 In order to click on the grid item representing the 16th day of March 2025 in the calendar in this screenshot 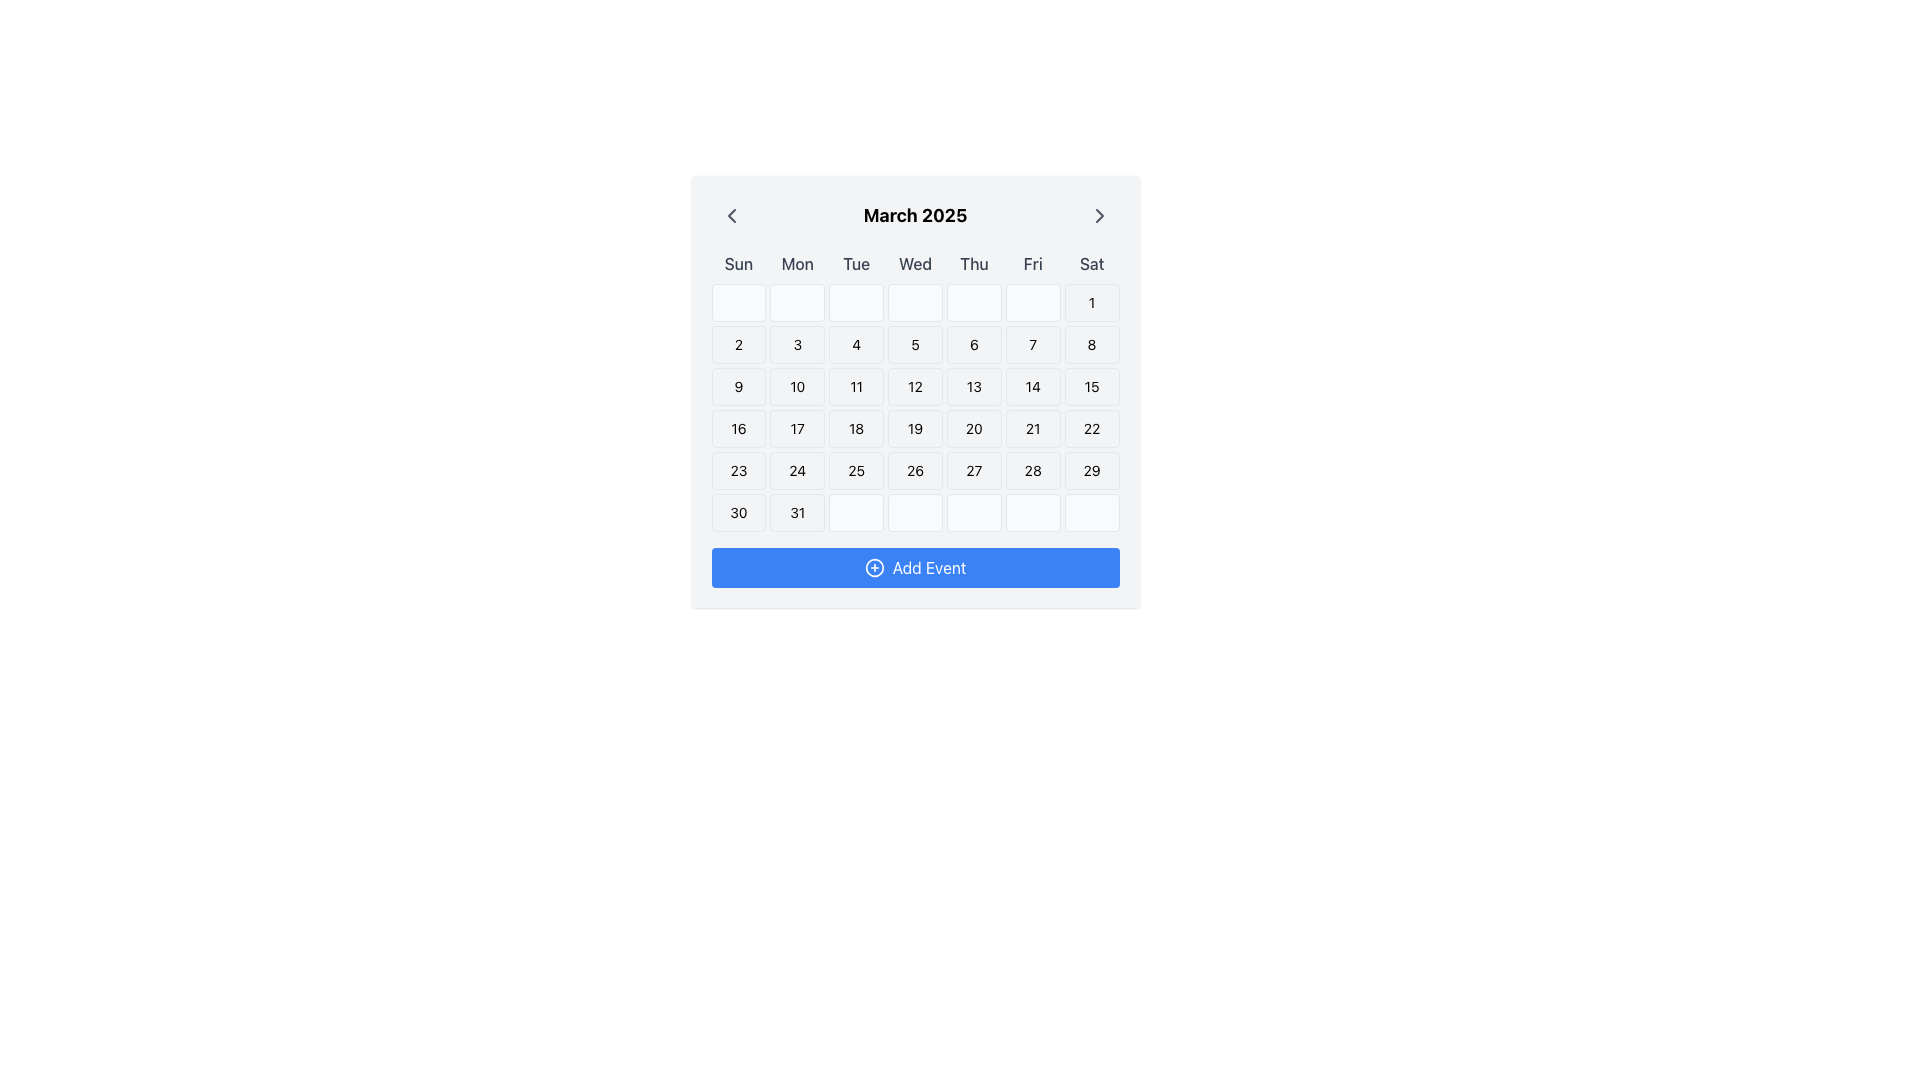, I will do `click(738, 427)`.